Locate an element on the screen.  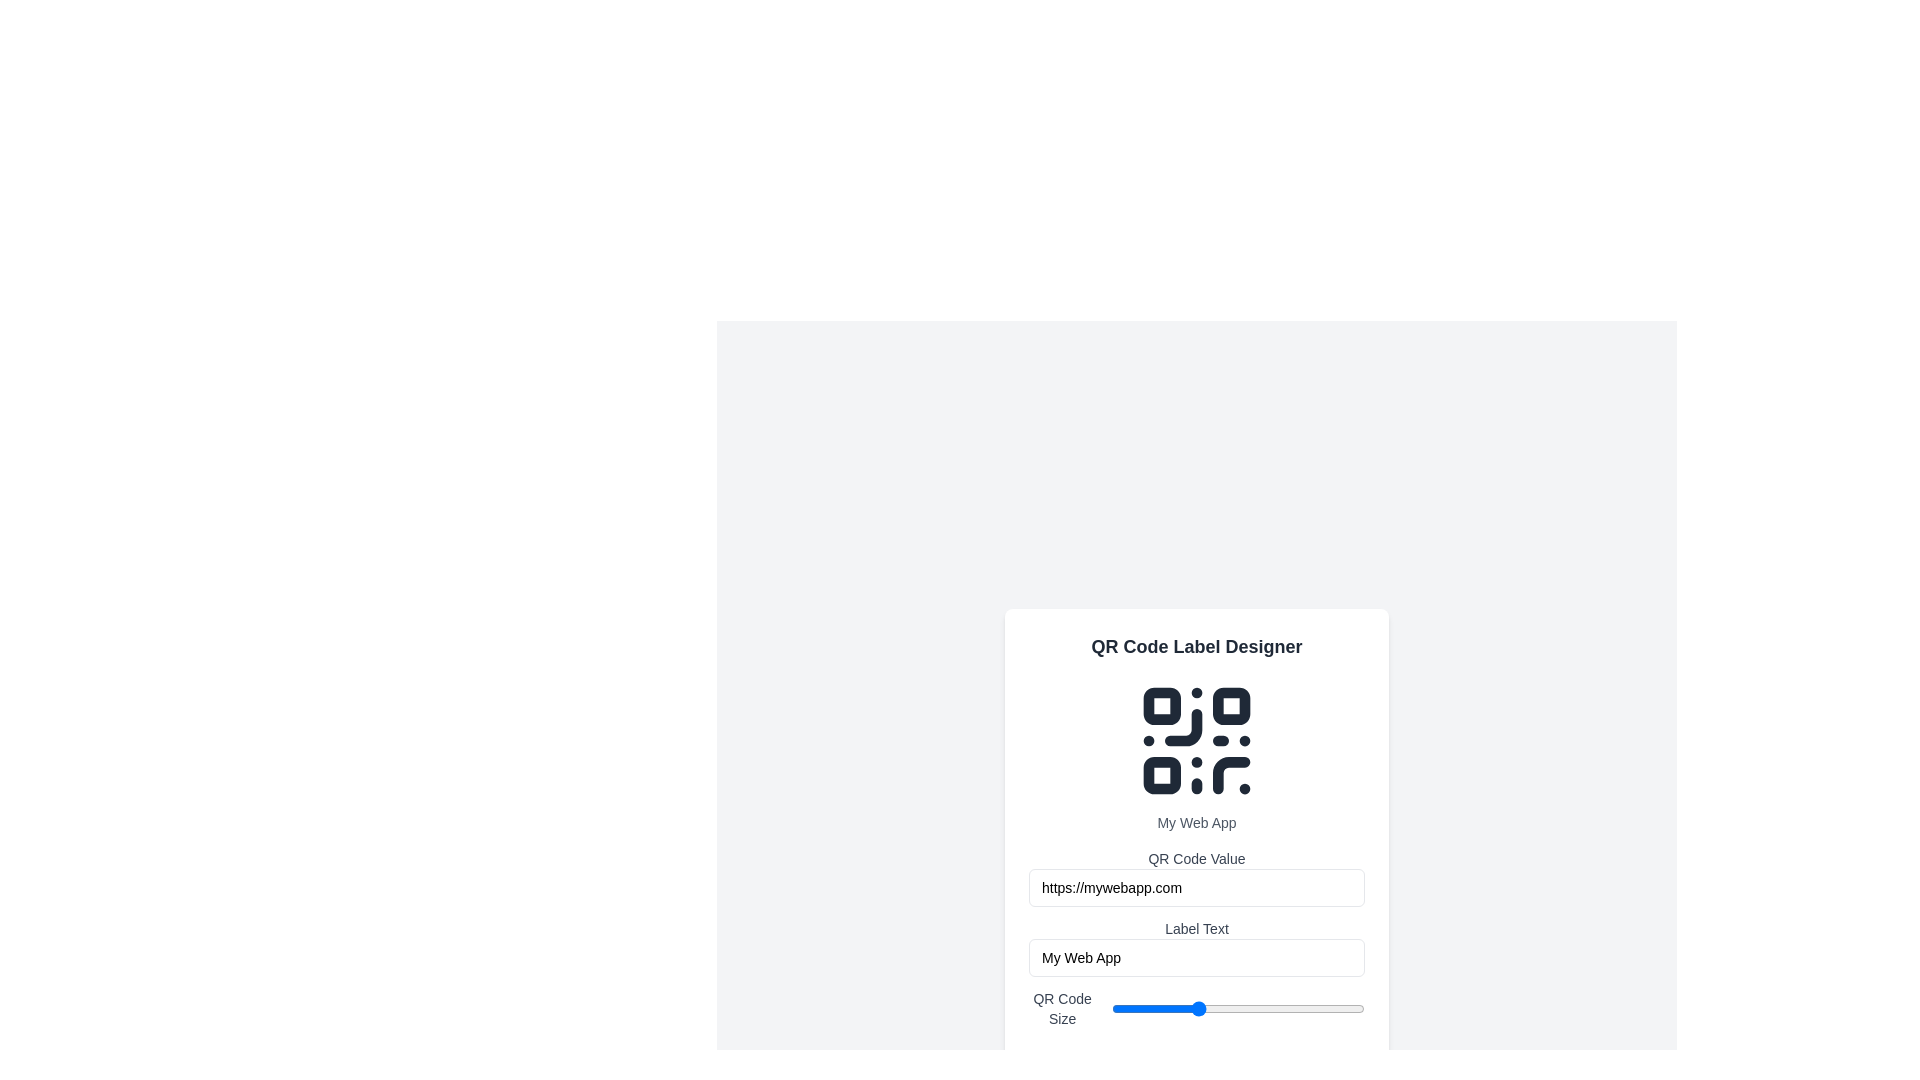
the QR Code Size is located at coordinates (1147, 1009).